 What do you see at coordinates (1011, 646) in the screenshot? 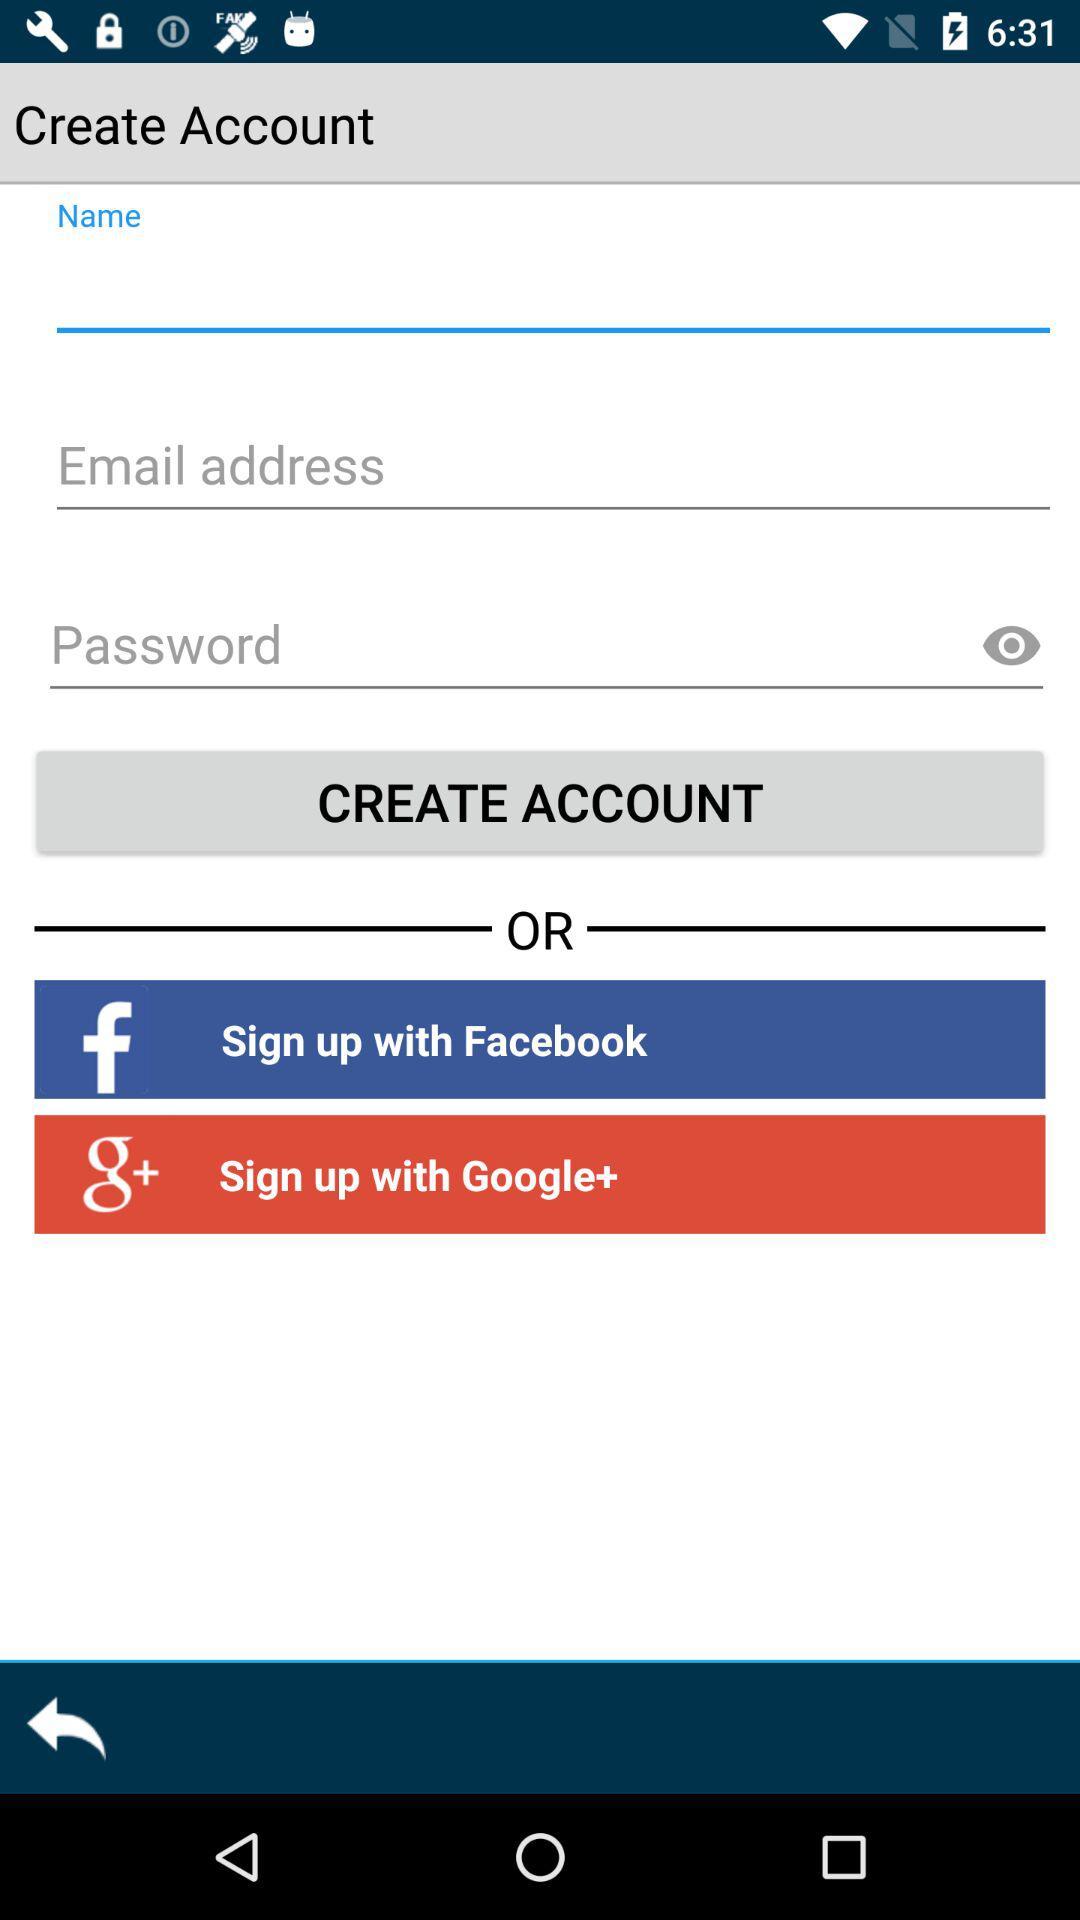
I see `the visibility icon` at bounding box center [1011, 646].